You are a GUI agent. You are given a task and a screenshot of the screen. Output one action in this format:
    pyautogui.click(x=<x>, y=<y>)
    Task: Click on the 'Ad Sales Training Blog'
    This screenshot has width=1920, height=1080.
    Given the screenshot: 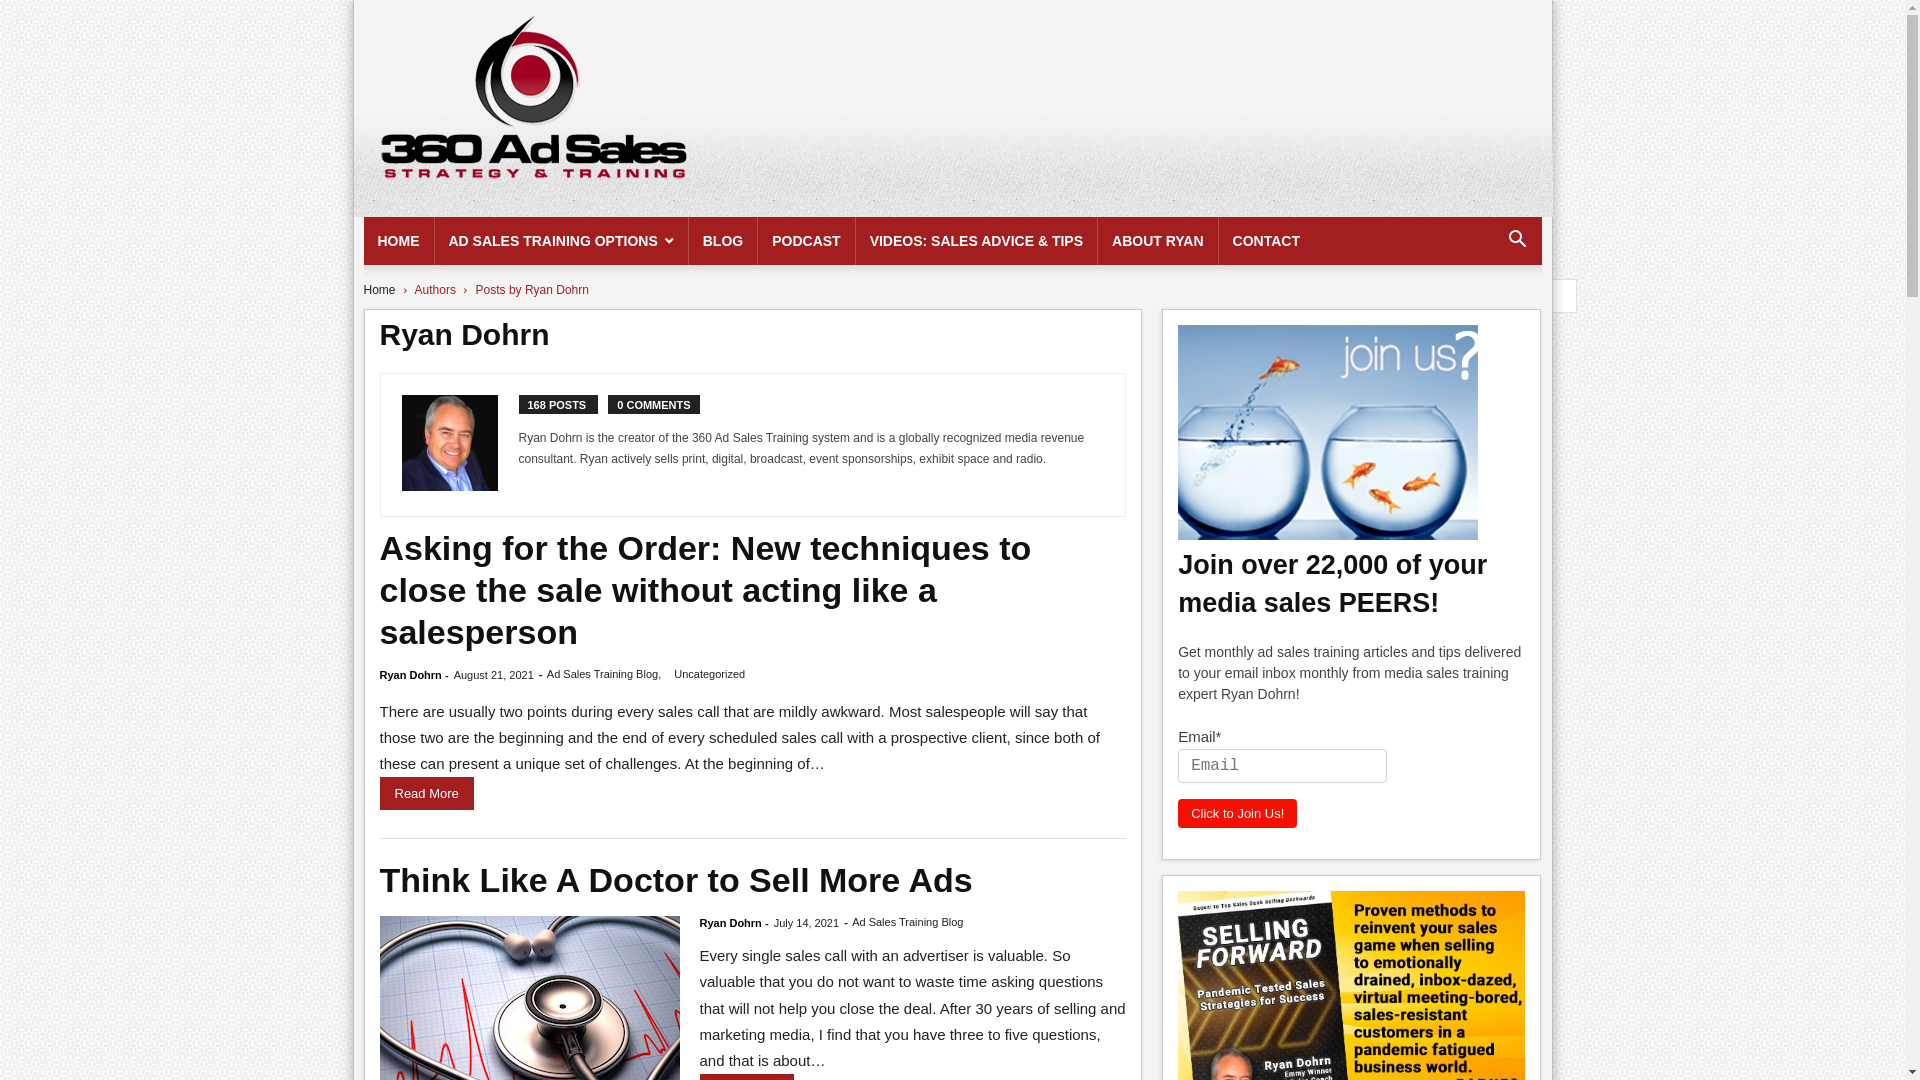 What is the action you would take?
    pyautogui.click(x=601, y=674)
    